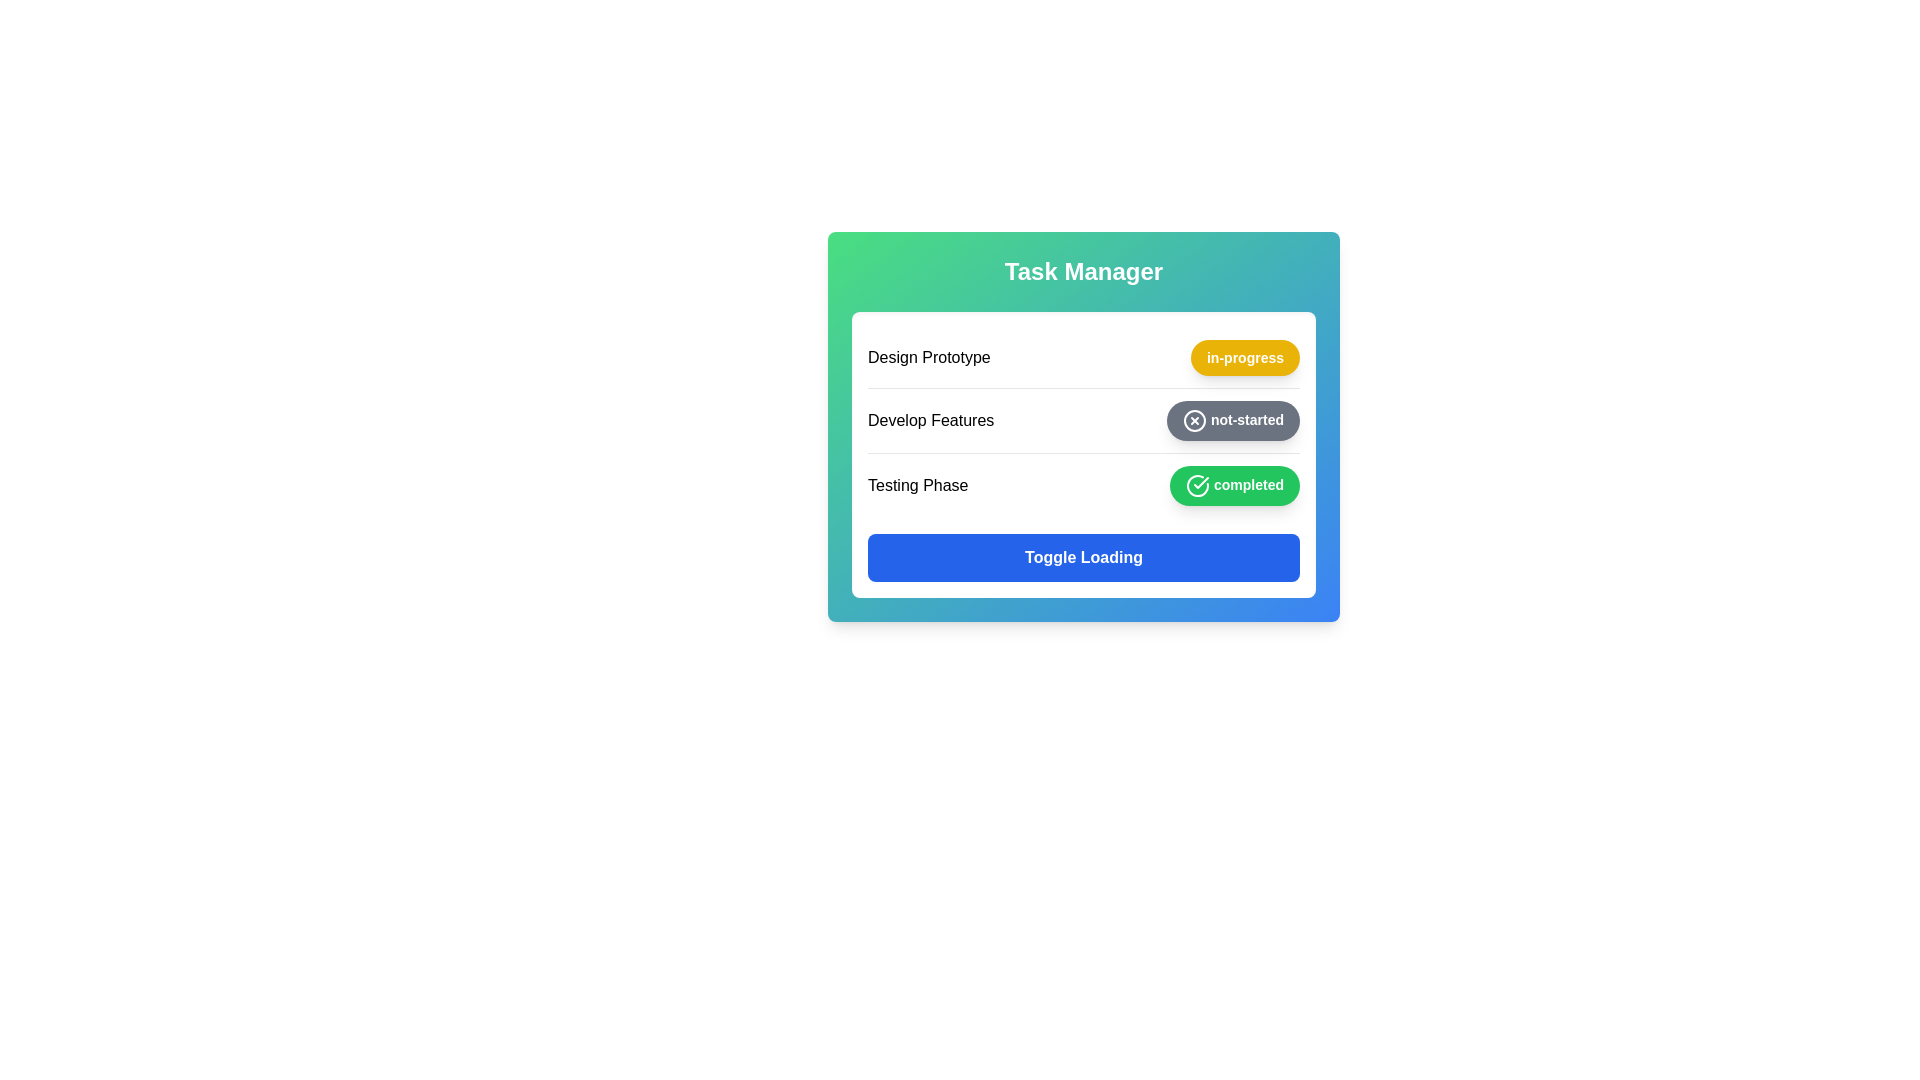 Image resolution: width=1920 pixels, height=1080 pixels. I want to click on the text label stating 'Testing Phase', which is styled with a medium font weight and is located in the task summary section, to the left of the green button labeled 'completed', so click(917, 486).